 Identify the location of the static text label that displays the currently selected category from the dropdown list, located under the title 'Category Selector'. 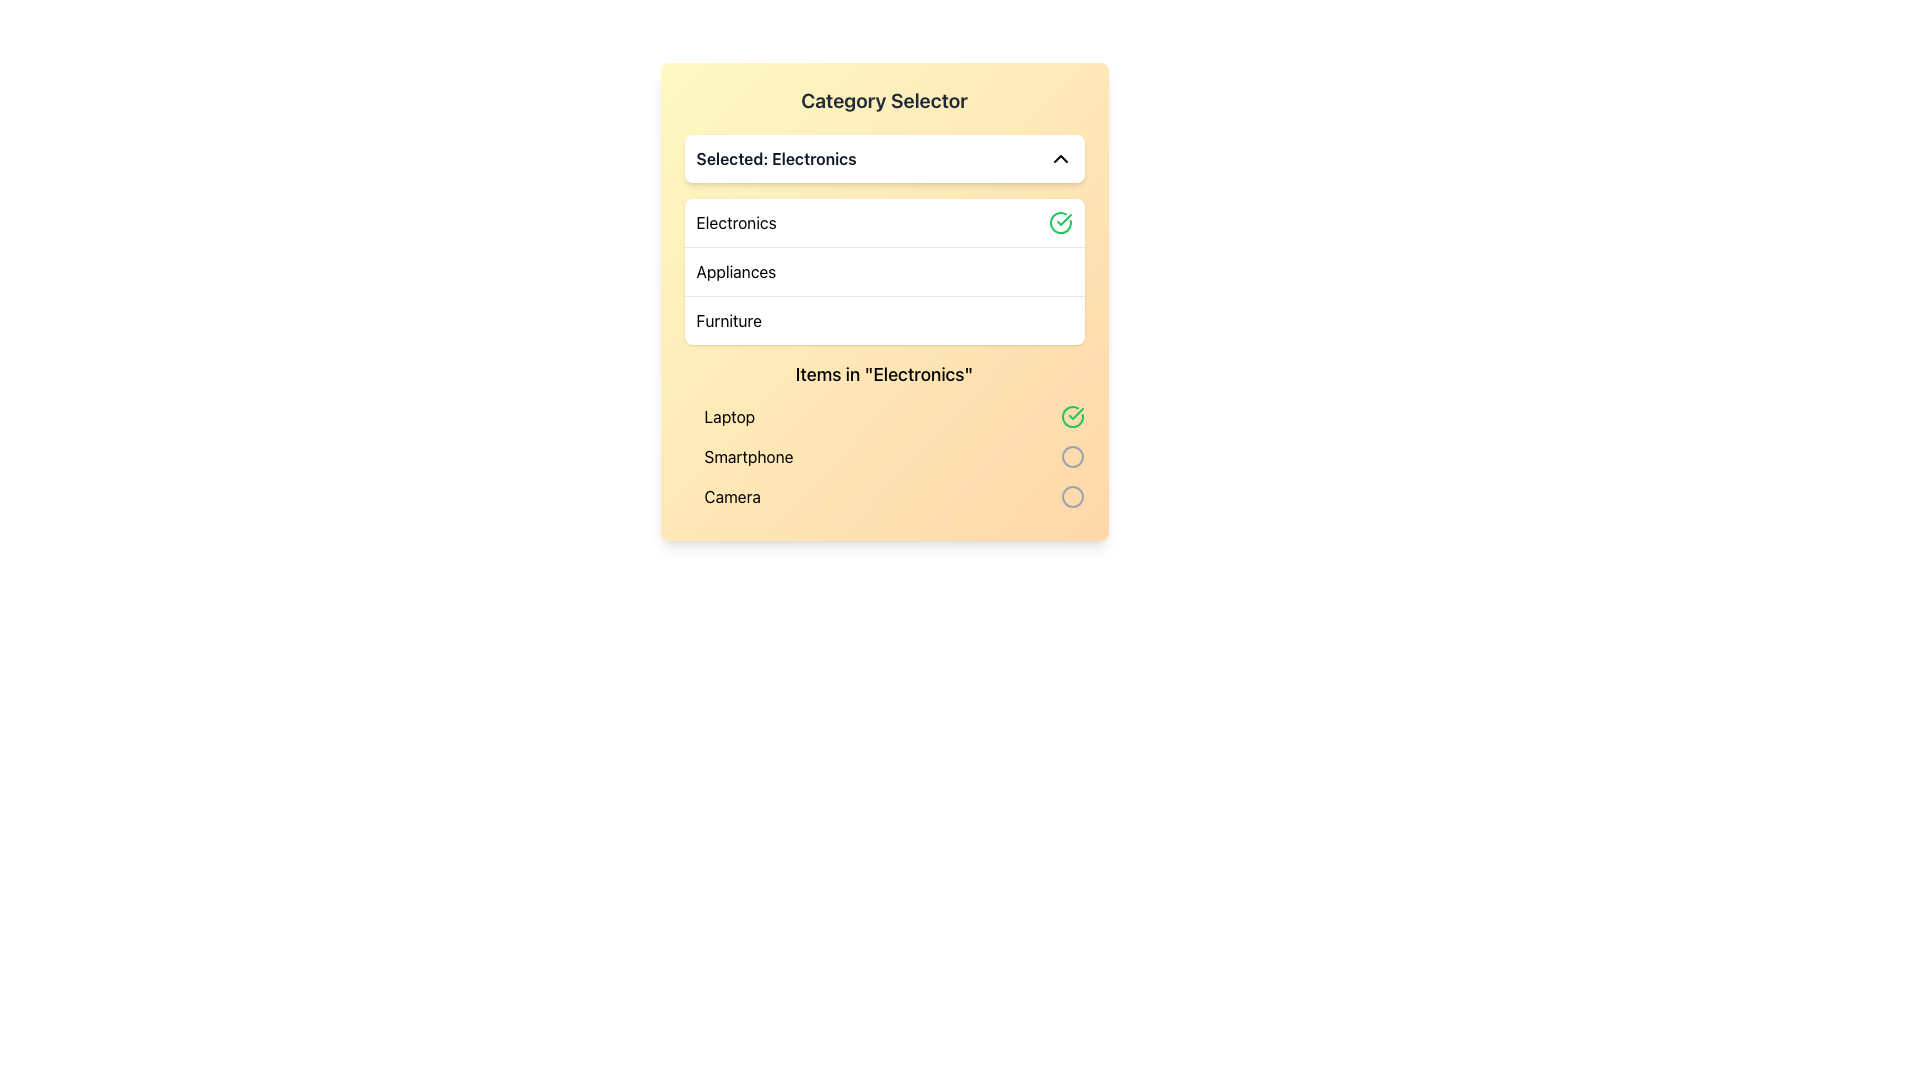
(775, 157).